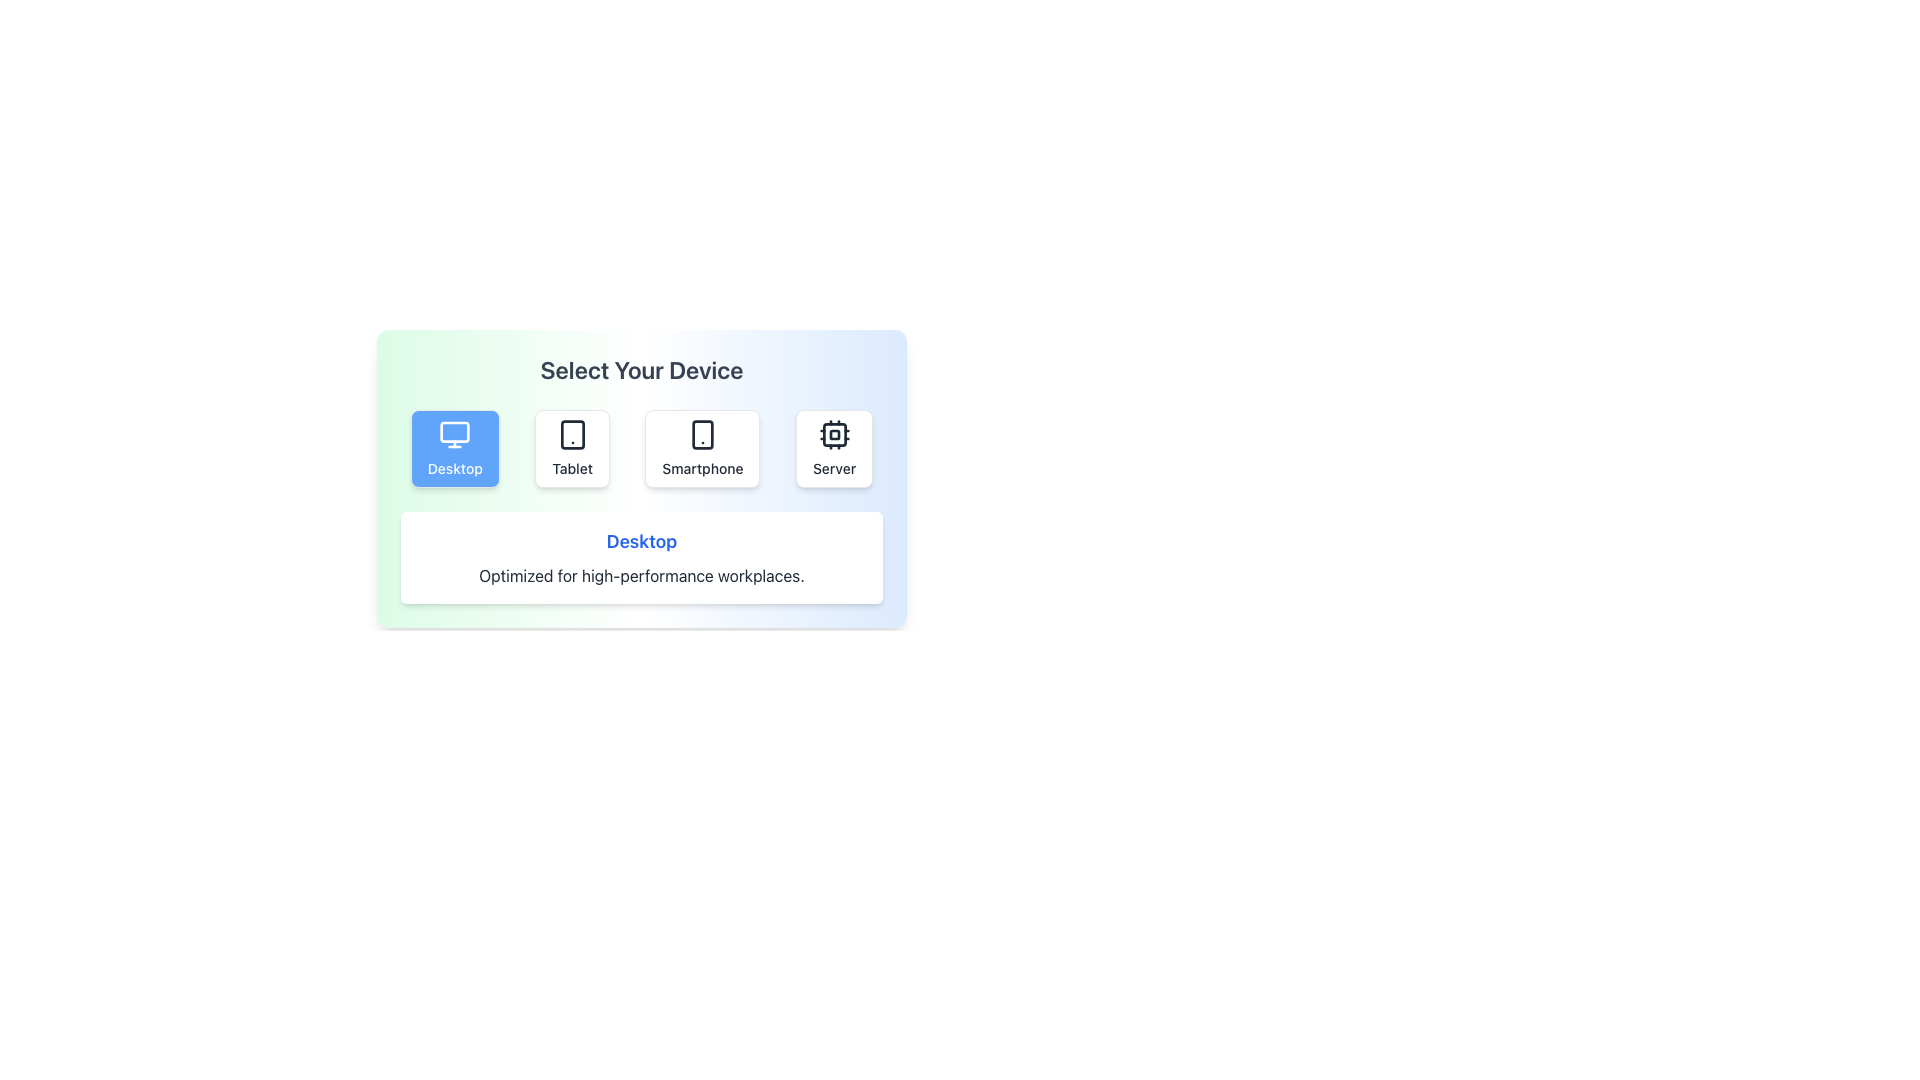 This screenshot has height=1080, width=1920. I want to click on the 'Server' label in the device selection menu, which is positioned below the CPU icon representing the 'Server' option, so click(834, 469).